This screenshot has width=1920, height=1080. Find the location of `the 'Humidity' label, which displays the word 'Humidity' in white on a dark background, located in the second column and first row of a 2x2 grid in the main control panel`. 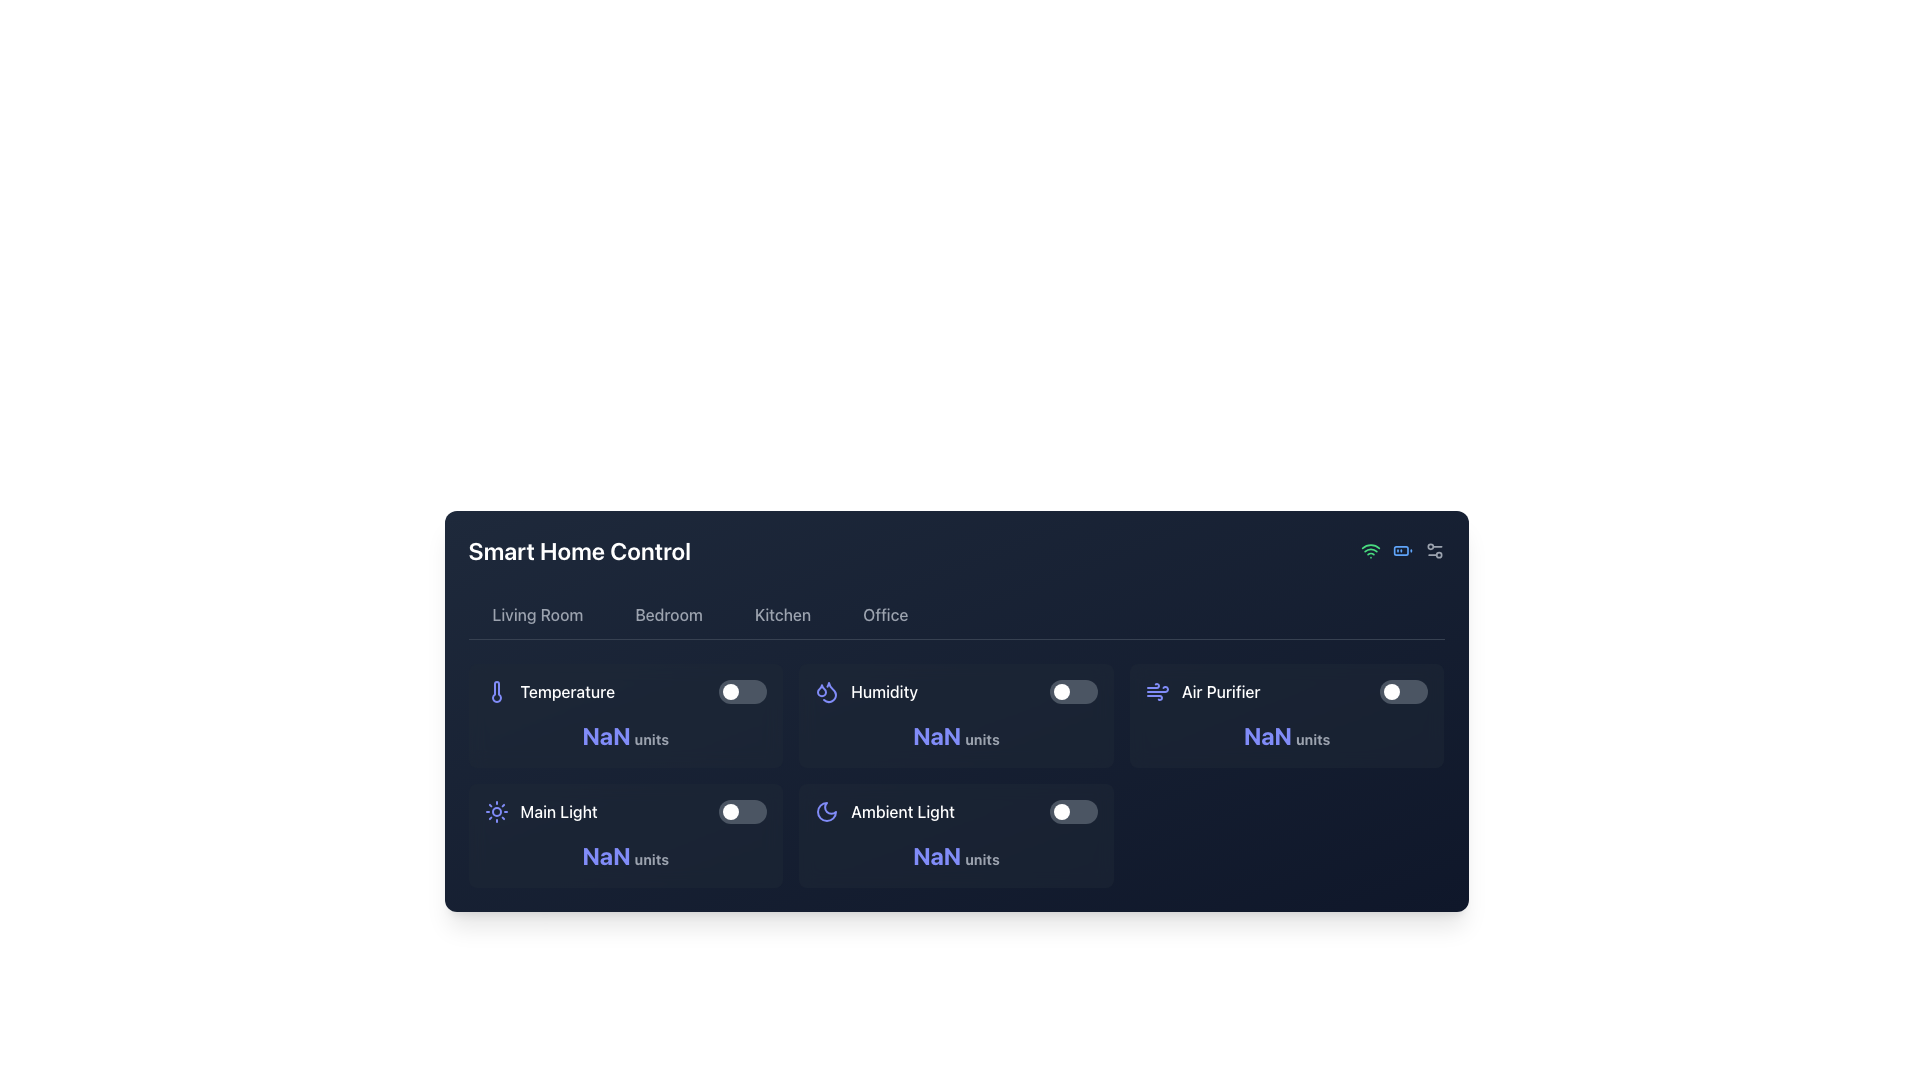

the 'Humidity' label, which displays the word 'Humidity' in white on a dark background, located in the second column and first row of a 2x2 grid in the main control panel is located at coordinates (883, 690).